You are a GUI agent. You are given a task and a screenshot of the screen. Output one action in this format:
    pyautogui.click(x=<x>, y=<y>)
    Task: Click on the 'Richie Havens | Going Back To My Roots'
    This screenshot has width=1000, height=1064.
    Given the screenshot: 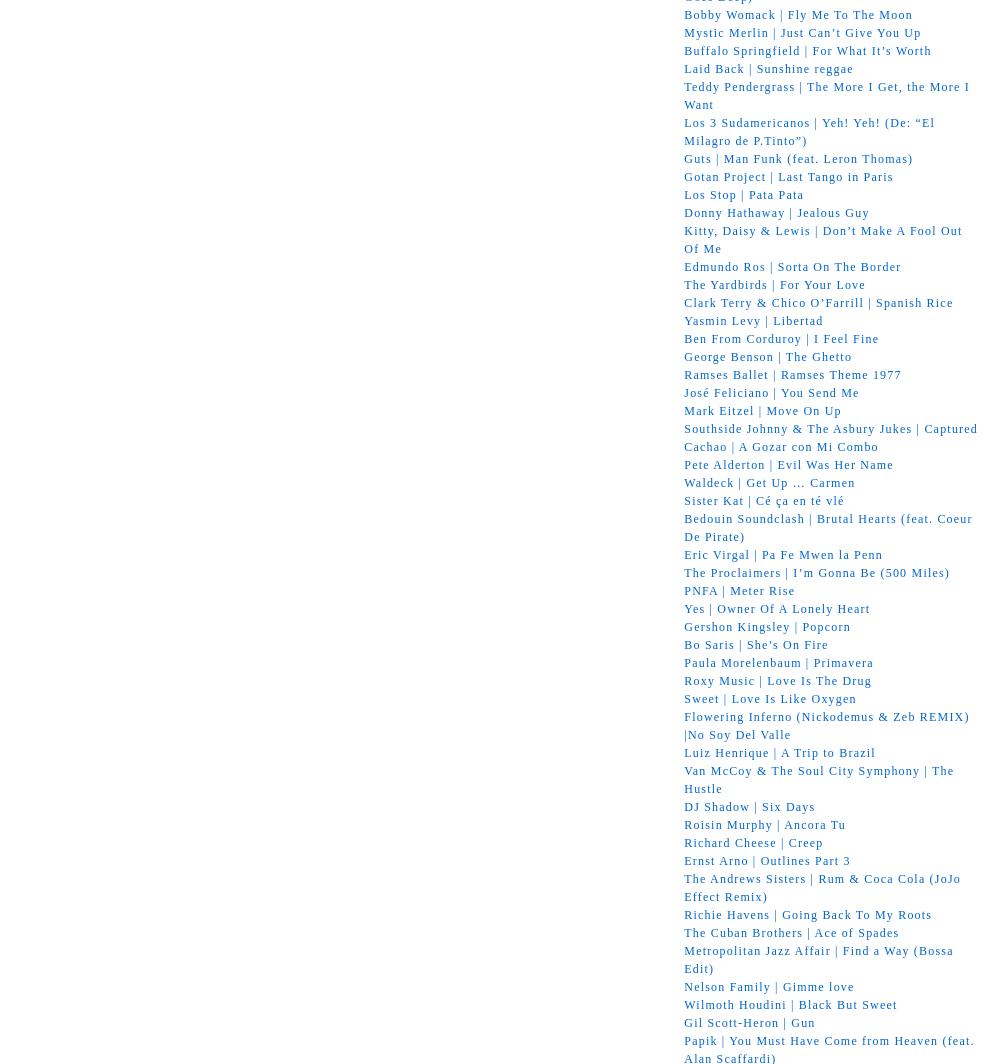 What is the action you would take?
    pyautogui.click(x=808, y=913)
    